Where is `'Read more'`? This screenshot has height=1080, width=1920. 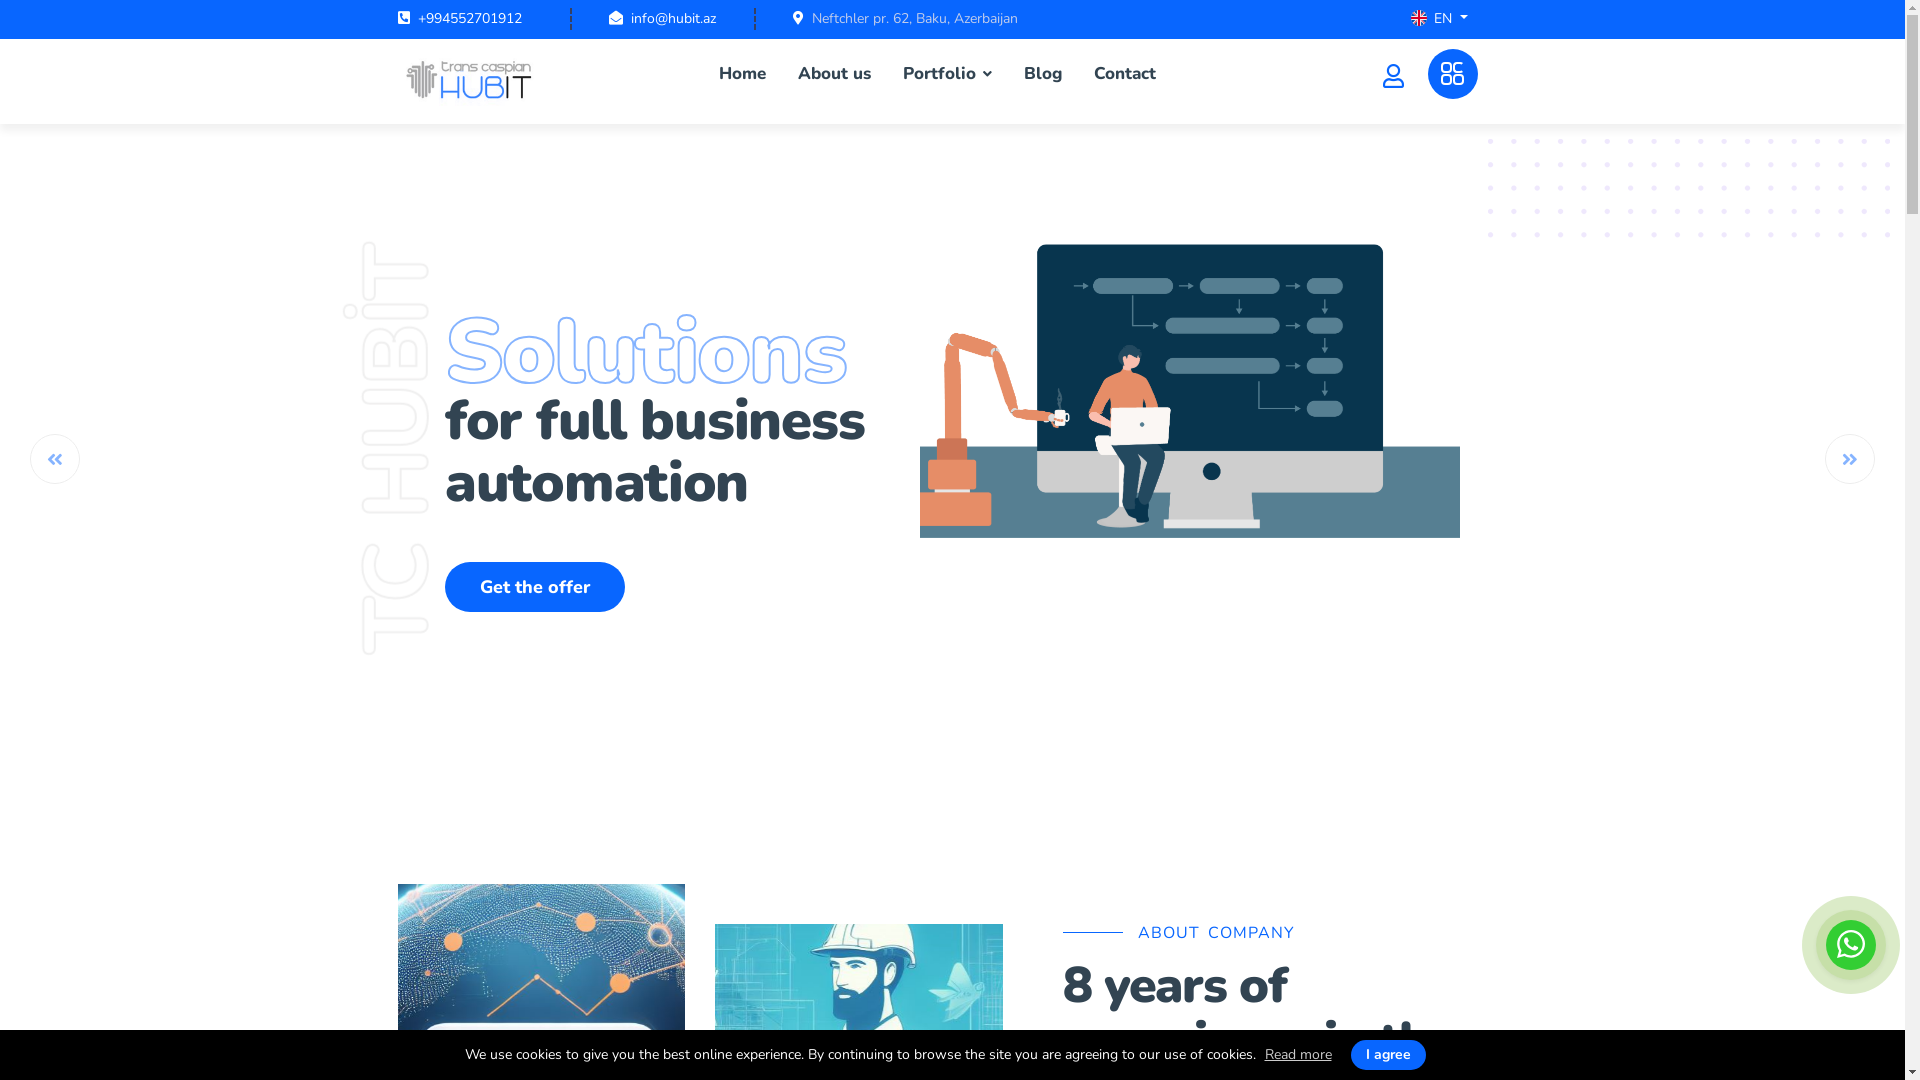 'Read more' is located at coordinates (1297, 1054).